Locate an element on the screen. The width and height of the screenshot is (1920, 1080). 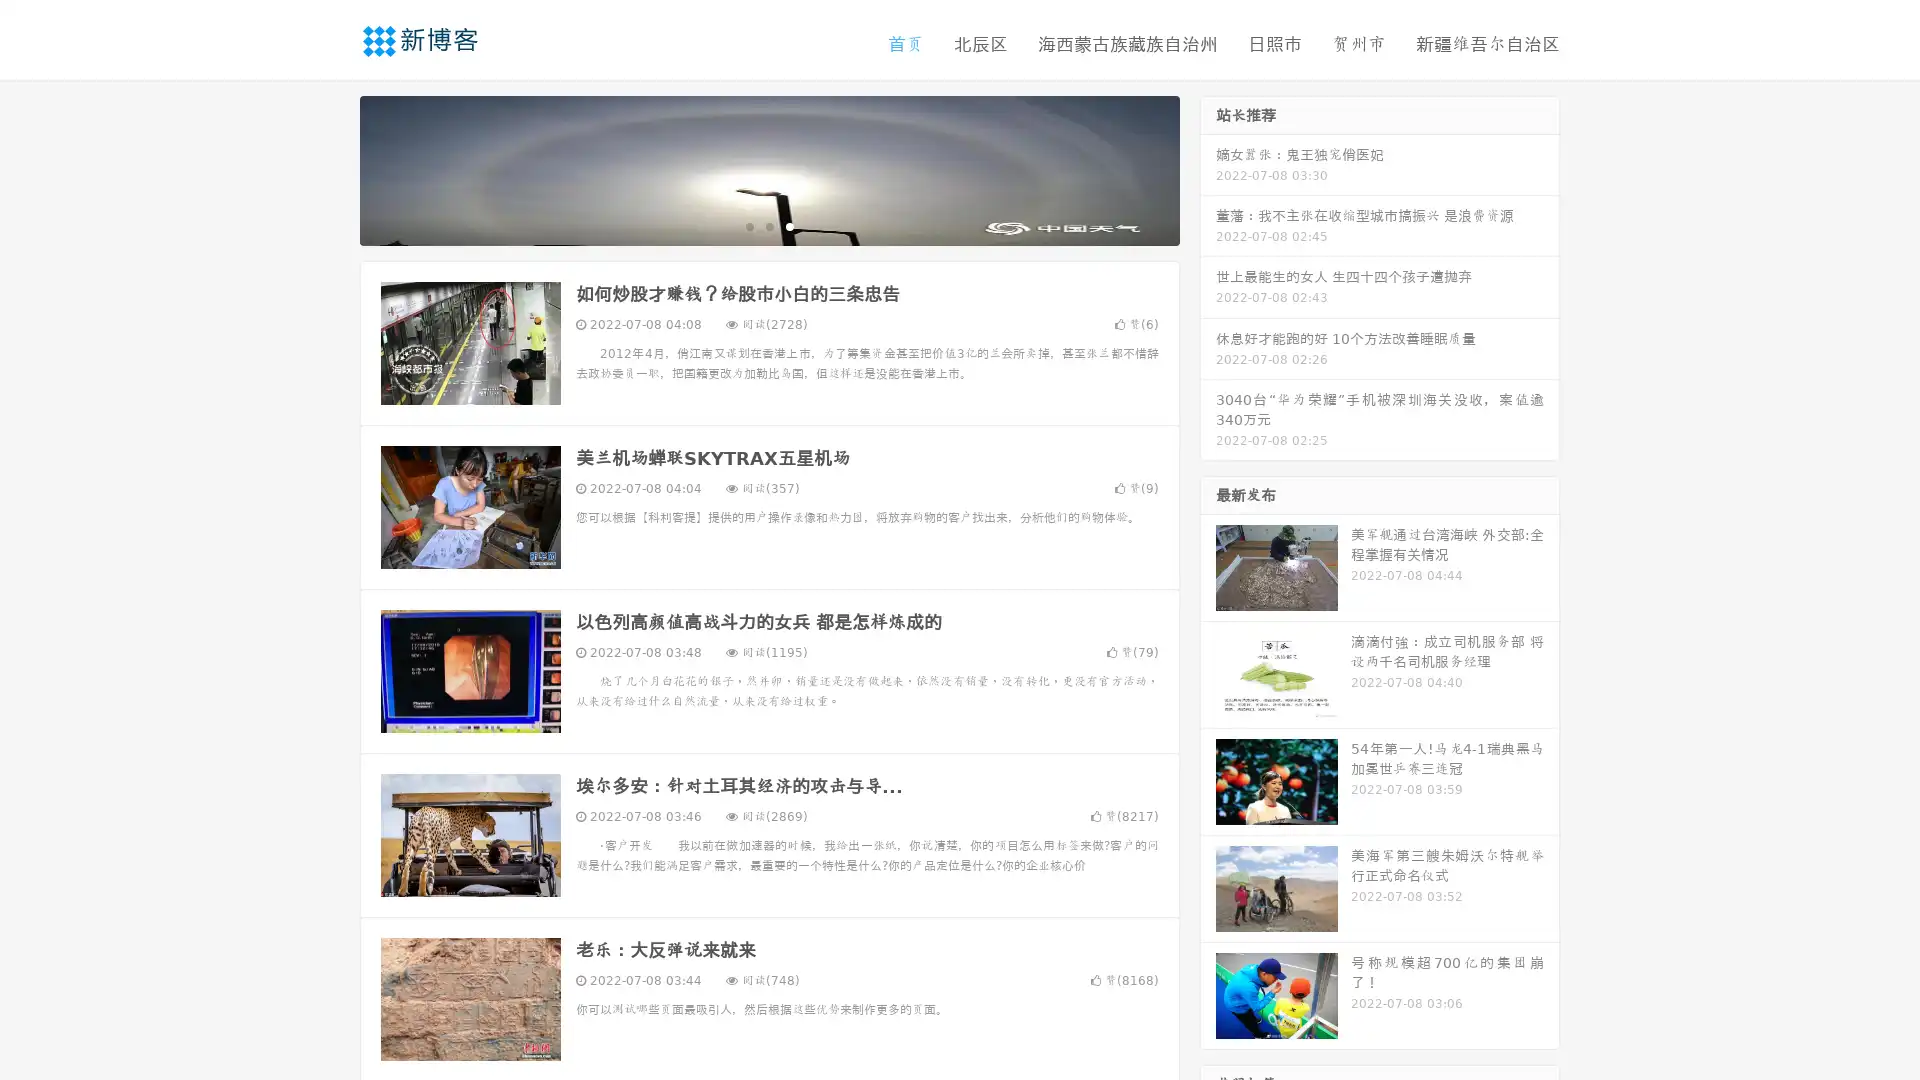
Go to slide 1 is located at coordinates (748, 225).